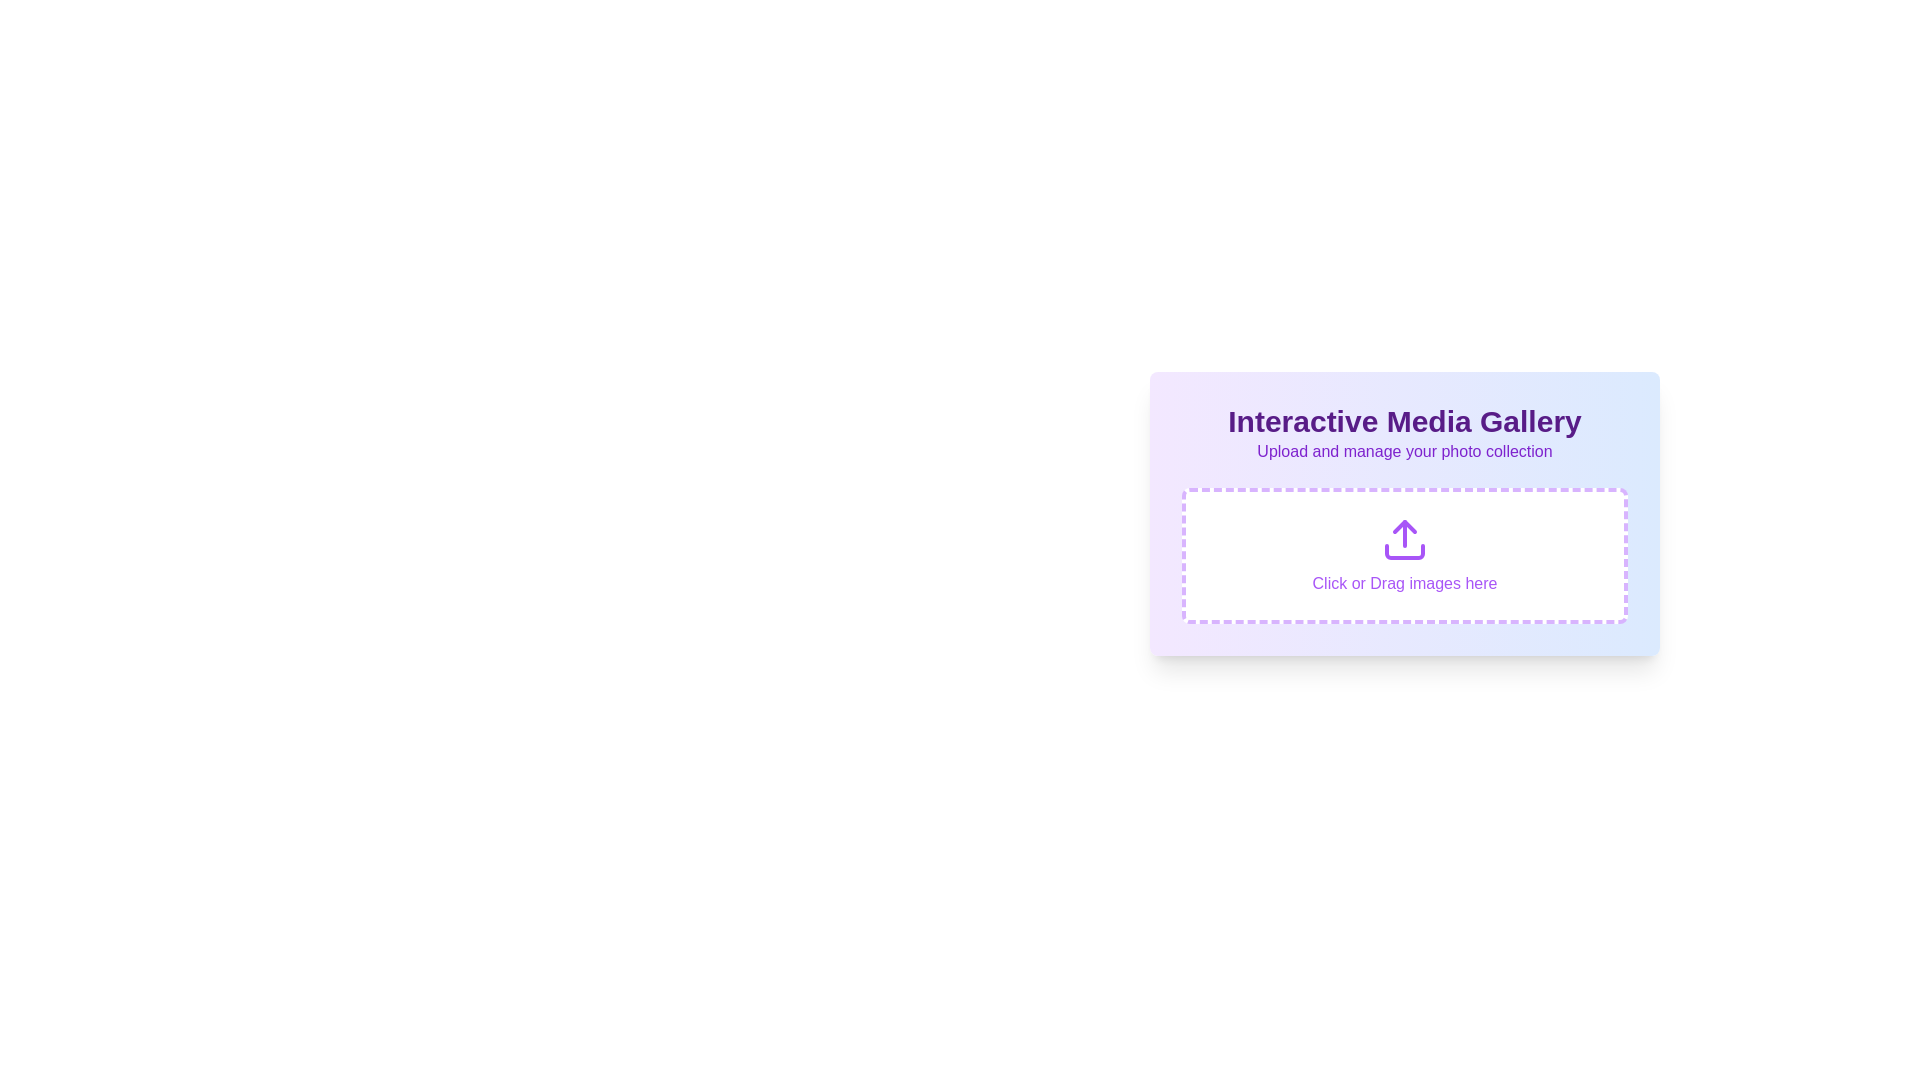  Describe the element at coordinates (1404, 551) in the screenshot. I see `the base of the upload icon, which is centrally located within the dashed-bordered rectangle labeled 'Click or Drag images here' under 'Interactive Media Gallery'` at that location.